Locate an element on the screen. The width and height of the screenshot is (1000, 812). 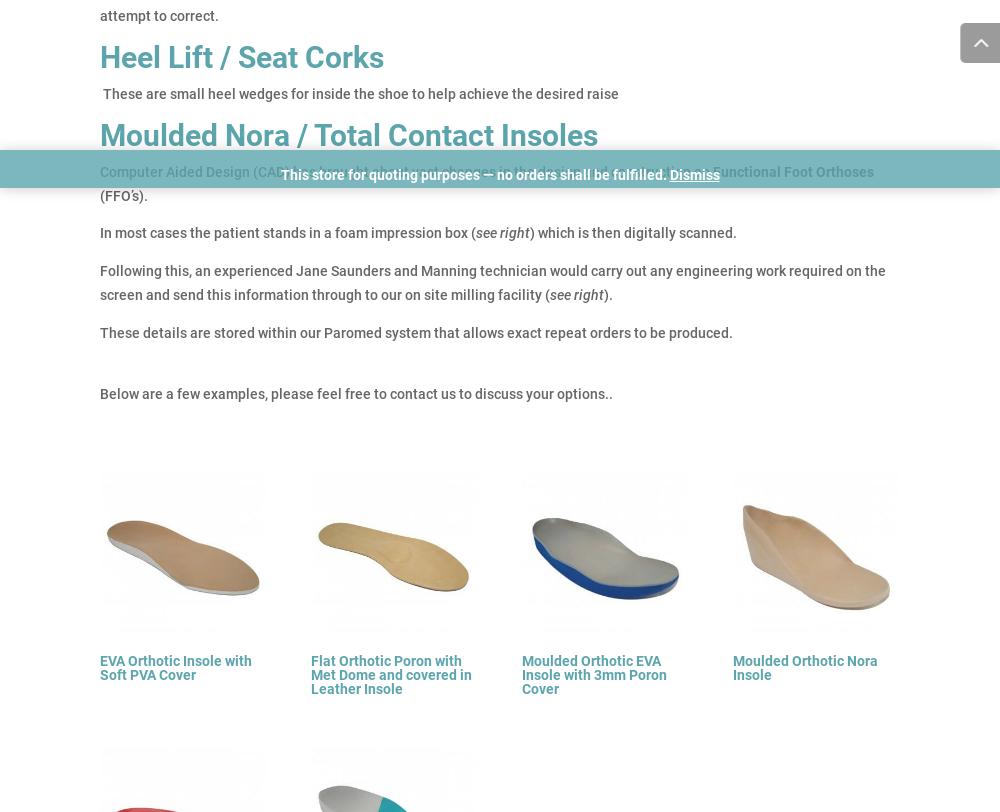
'Heel Lift / Seat Corks' is located at coordinates (99, 56).